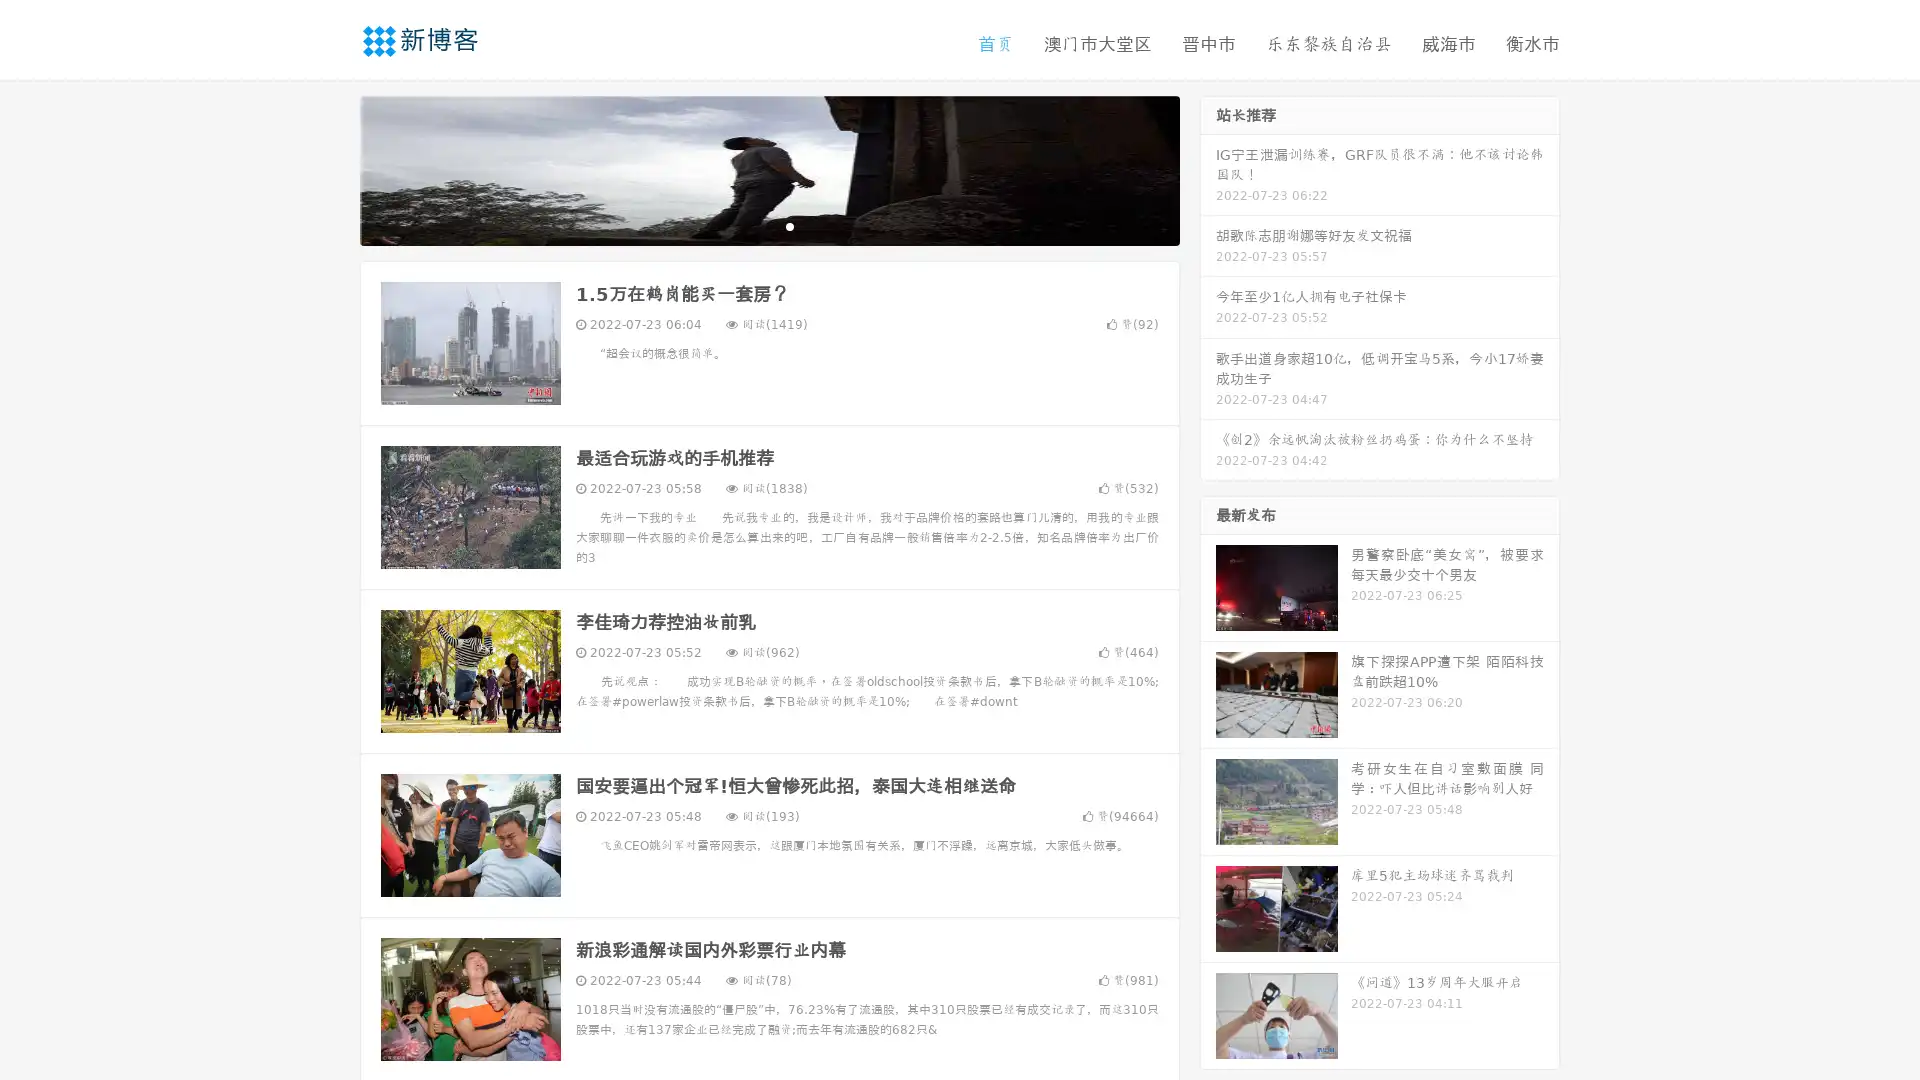 Image resolution: width=1920 pixels, height=1080 pixels. I want to click on Previous slide, so click(330, 168).